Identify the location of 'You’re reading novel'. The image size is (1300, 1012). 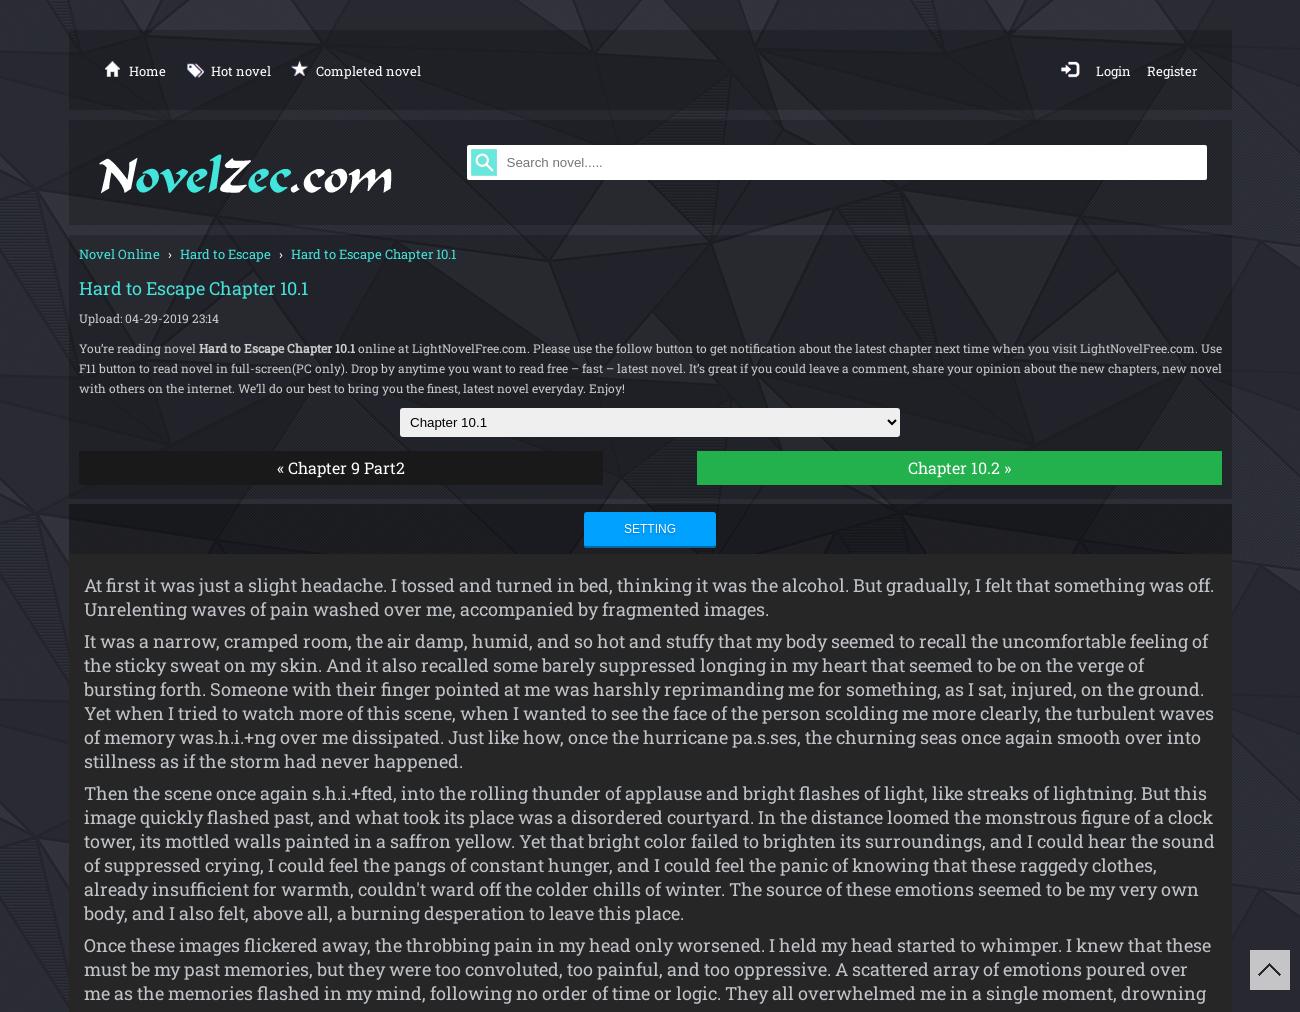
(137, 347).